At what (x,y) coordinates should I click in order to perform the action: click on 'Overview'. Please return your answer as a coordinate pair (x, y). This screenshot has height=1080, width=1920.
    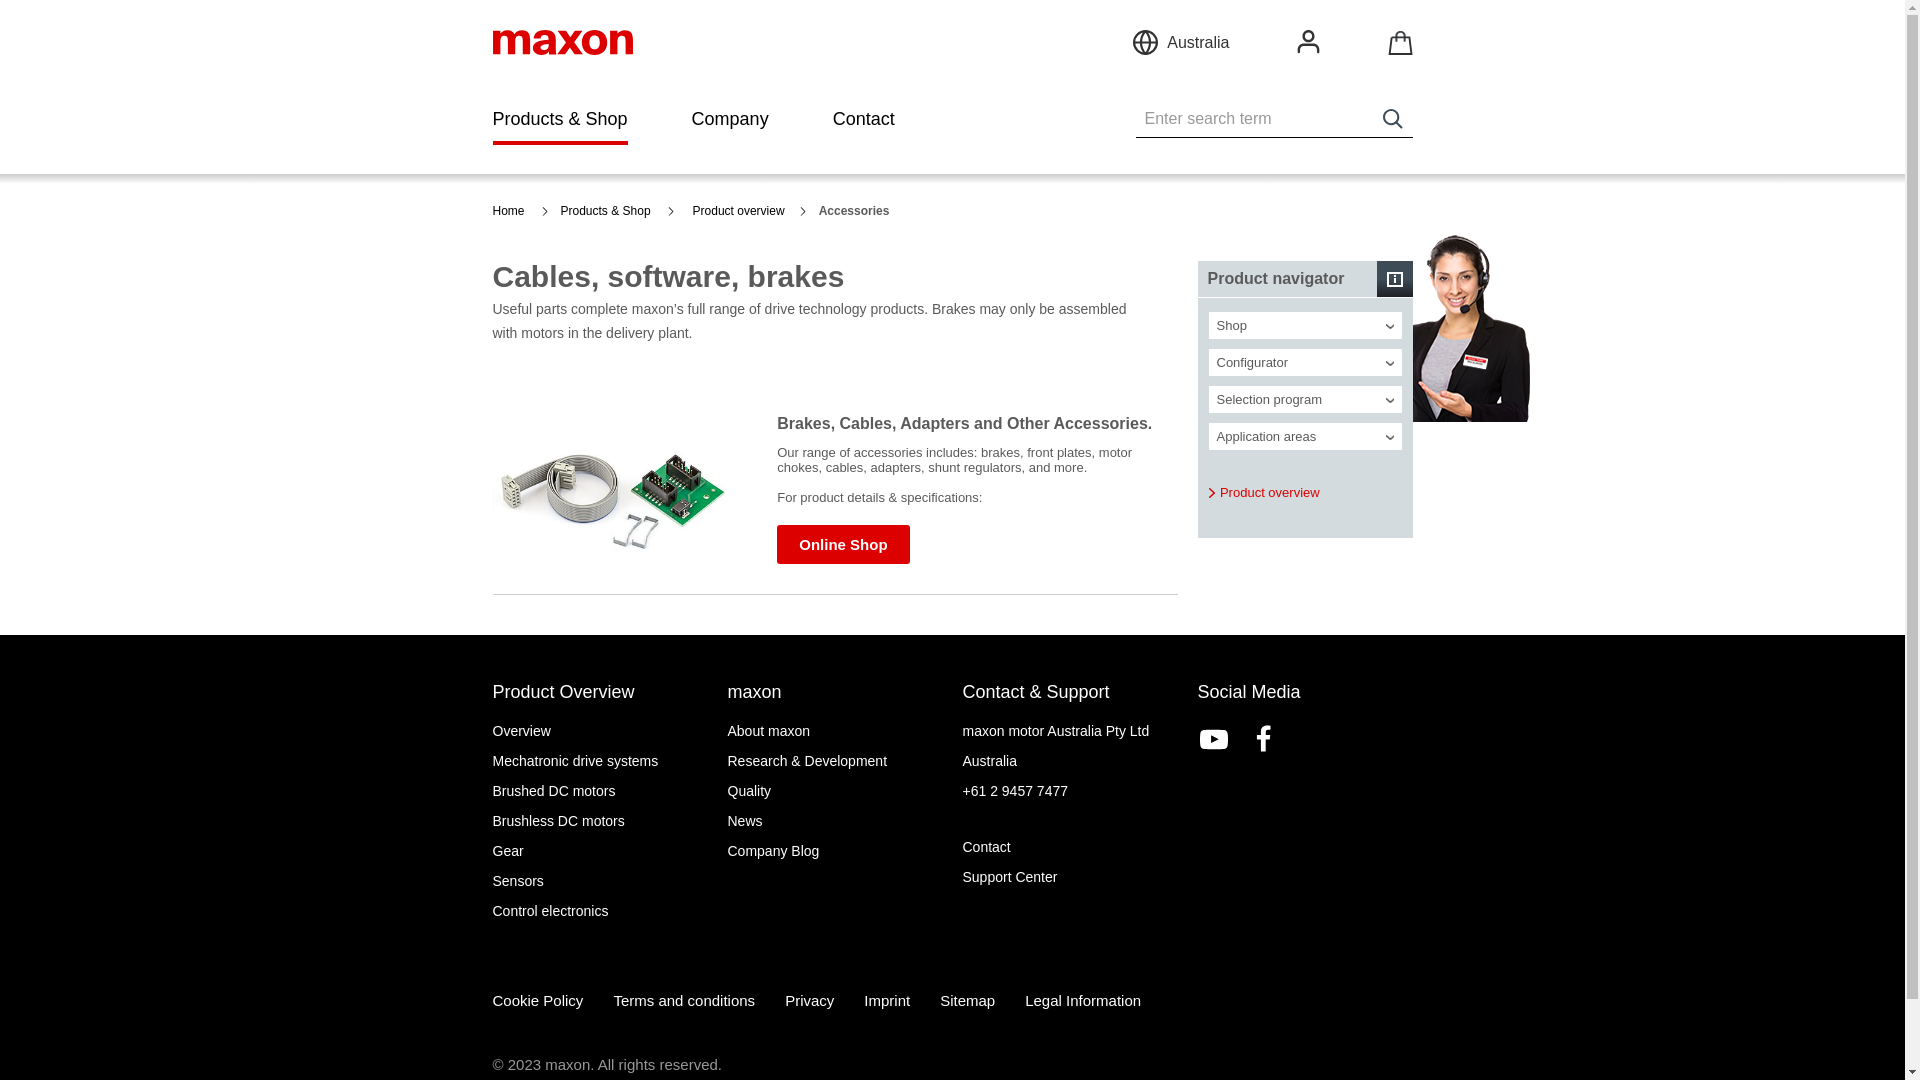
    Looking at the image, I should click on (598, 731).